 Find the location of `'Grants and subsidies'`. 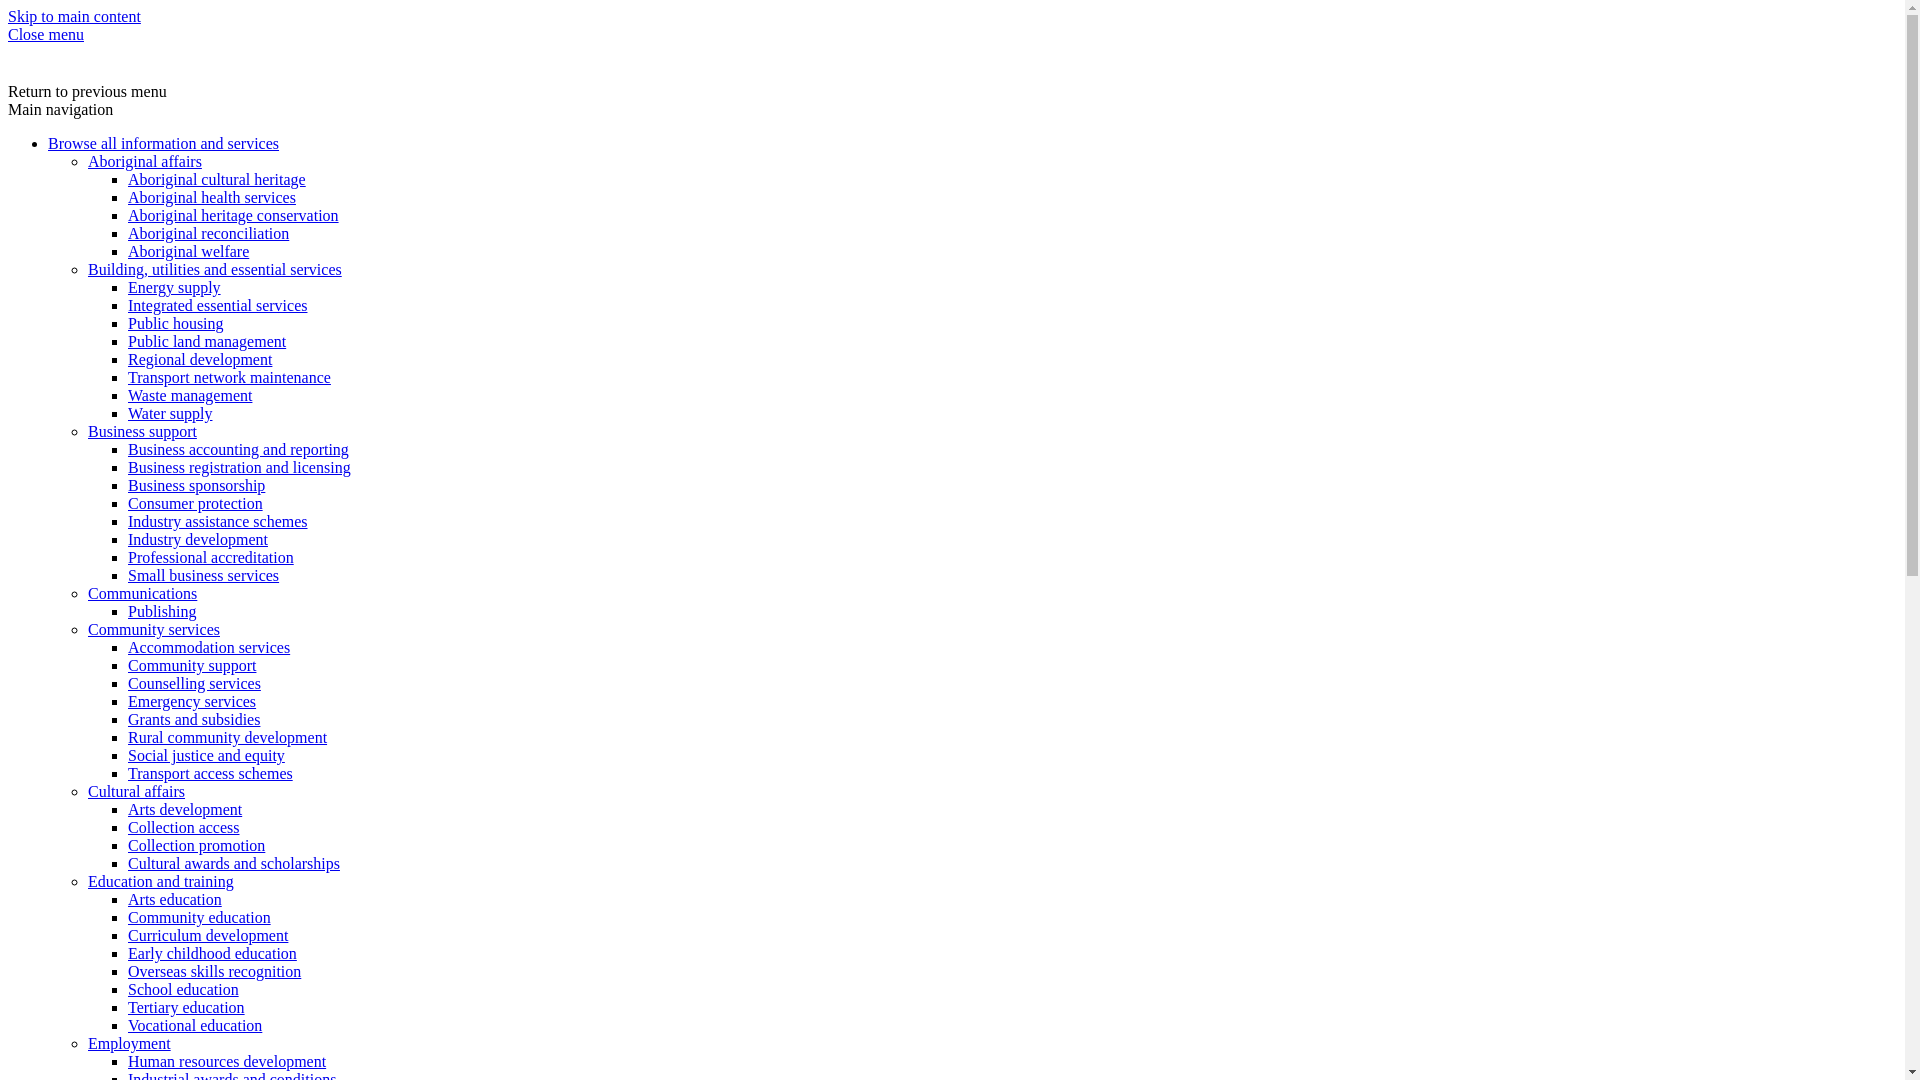

'Grants and subsidies' is located at coordinates (193, 718).